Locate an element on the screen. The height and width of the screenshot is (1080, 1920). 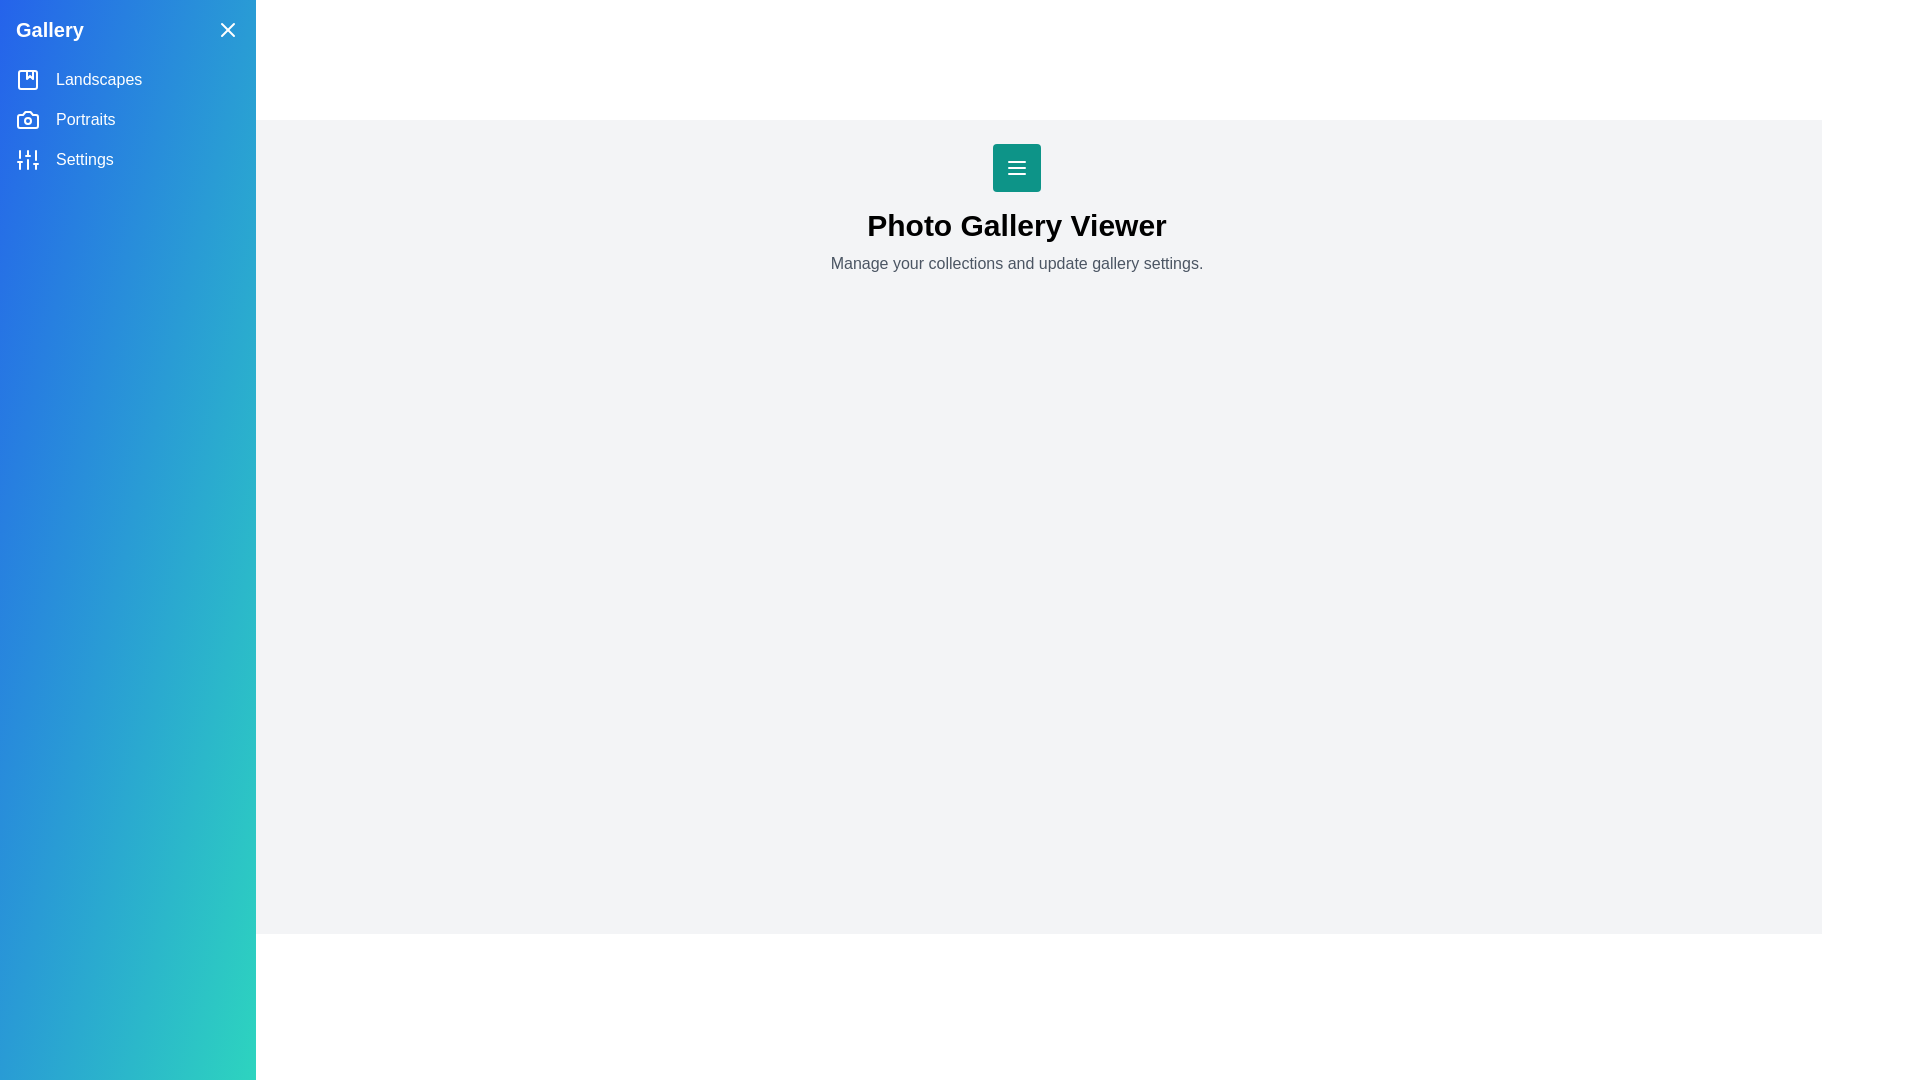
the category Settings from the side drawer menu is located at coordinates (127, 158).